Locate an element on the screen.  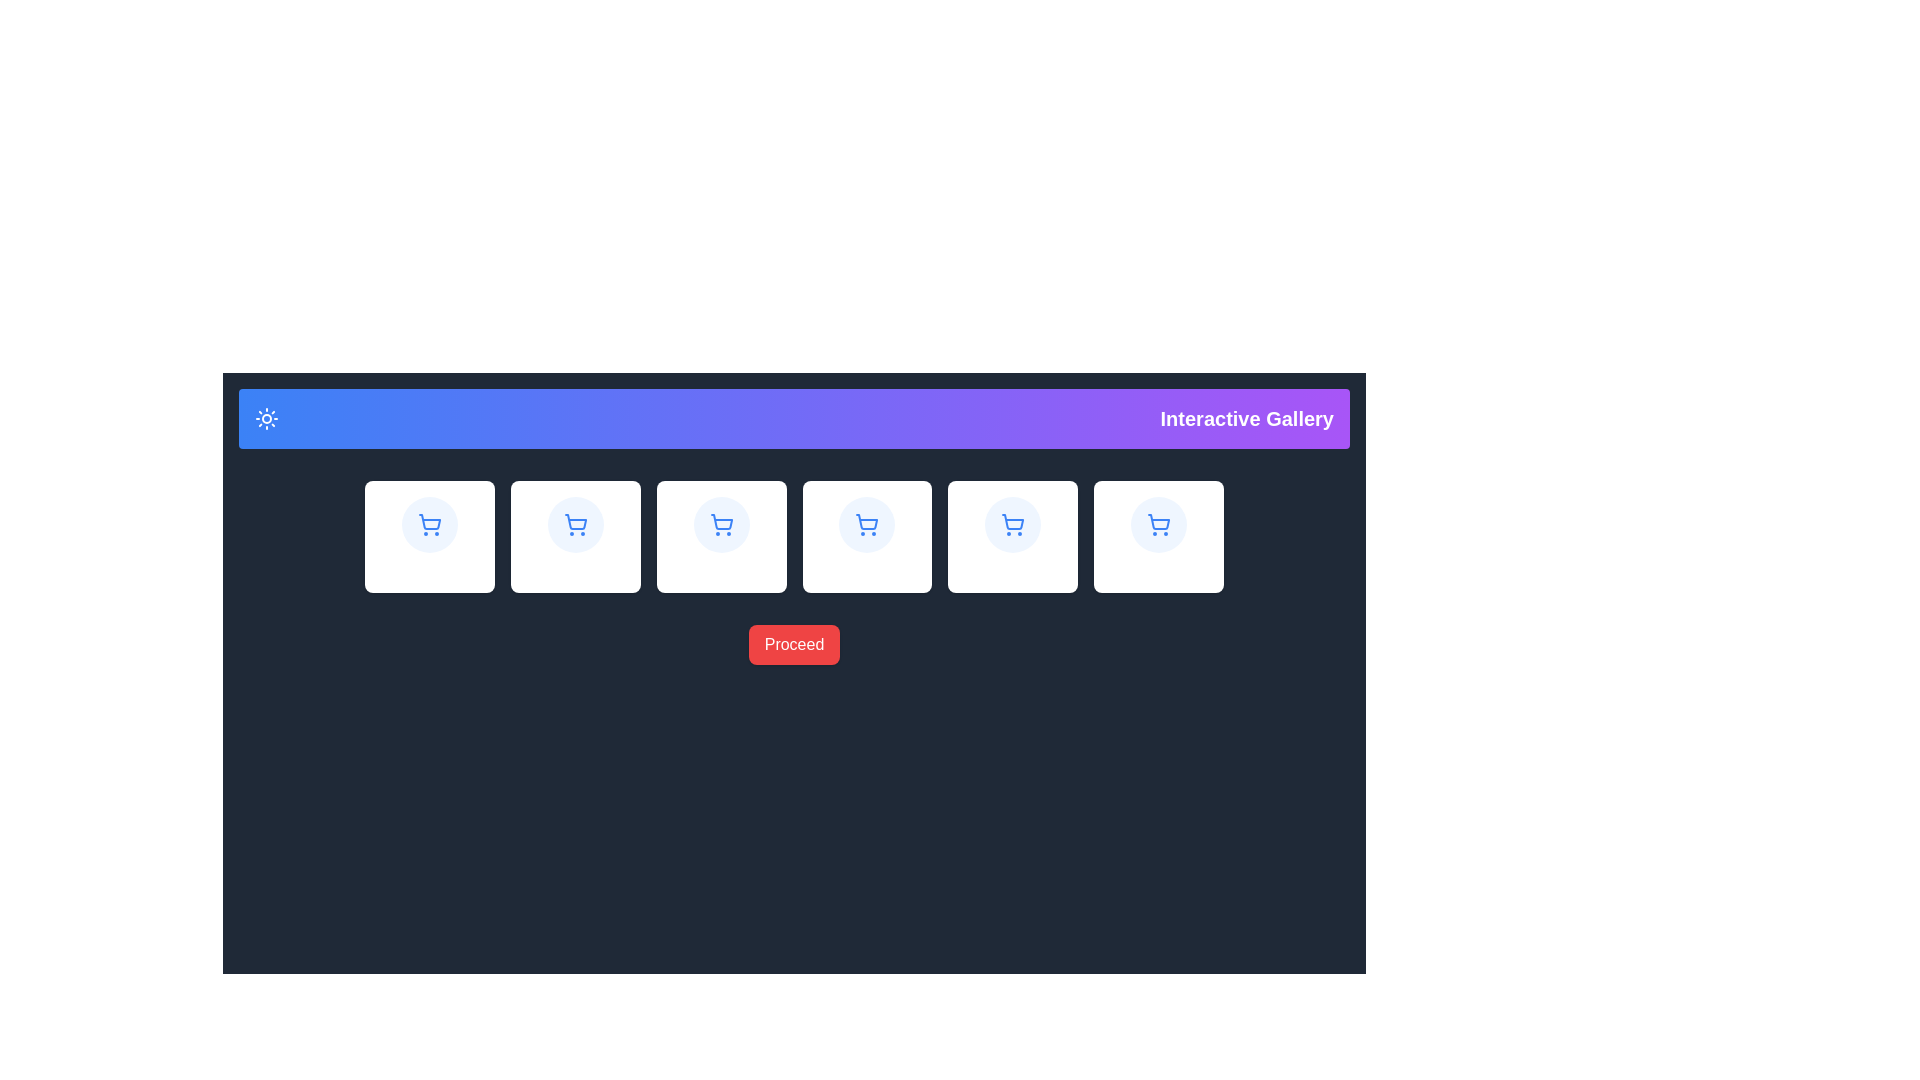
the shopping cart icon, which is a line art representation styled in blue stroke on a white background, located at the center of the application interface is located at coordinates (720, 521).